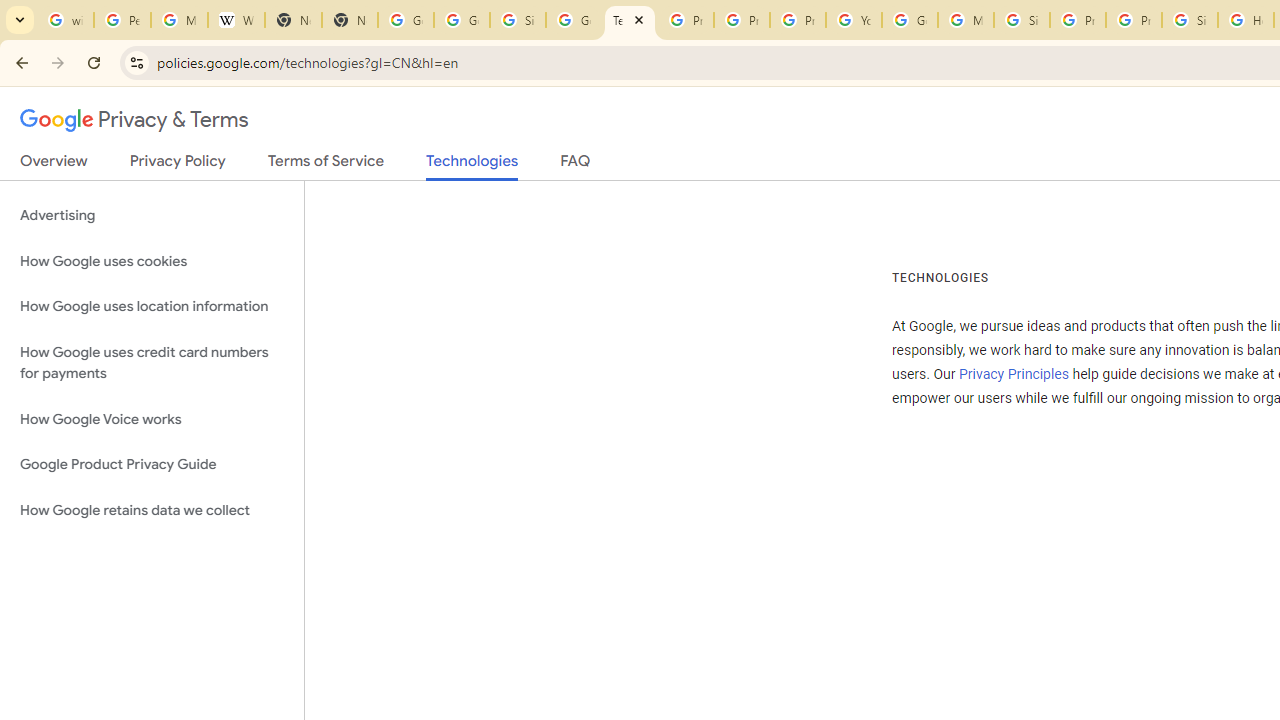  What do you see at coordinates (1022, 20) in the screenshot?
I see `'Sign in - Google Accounts'` at bounding box center [1022, 20].